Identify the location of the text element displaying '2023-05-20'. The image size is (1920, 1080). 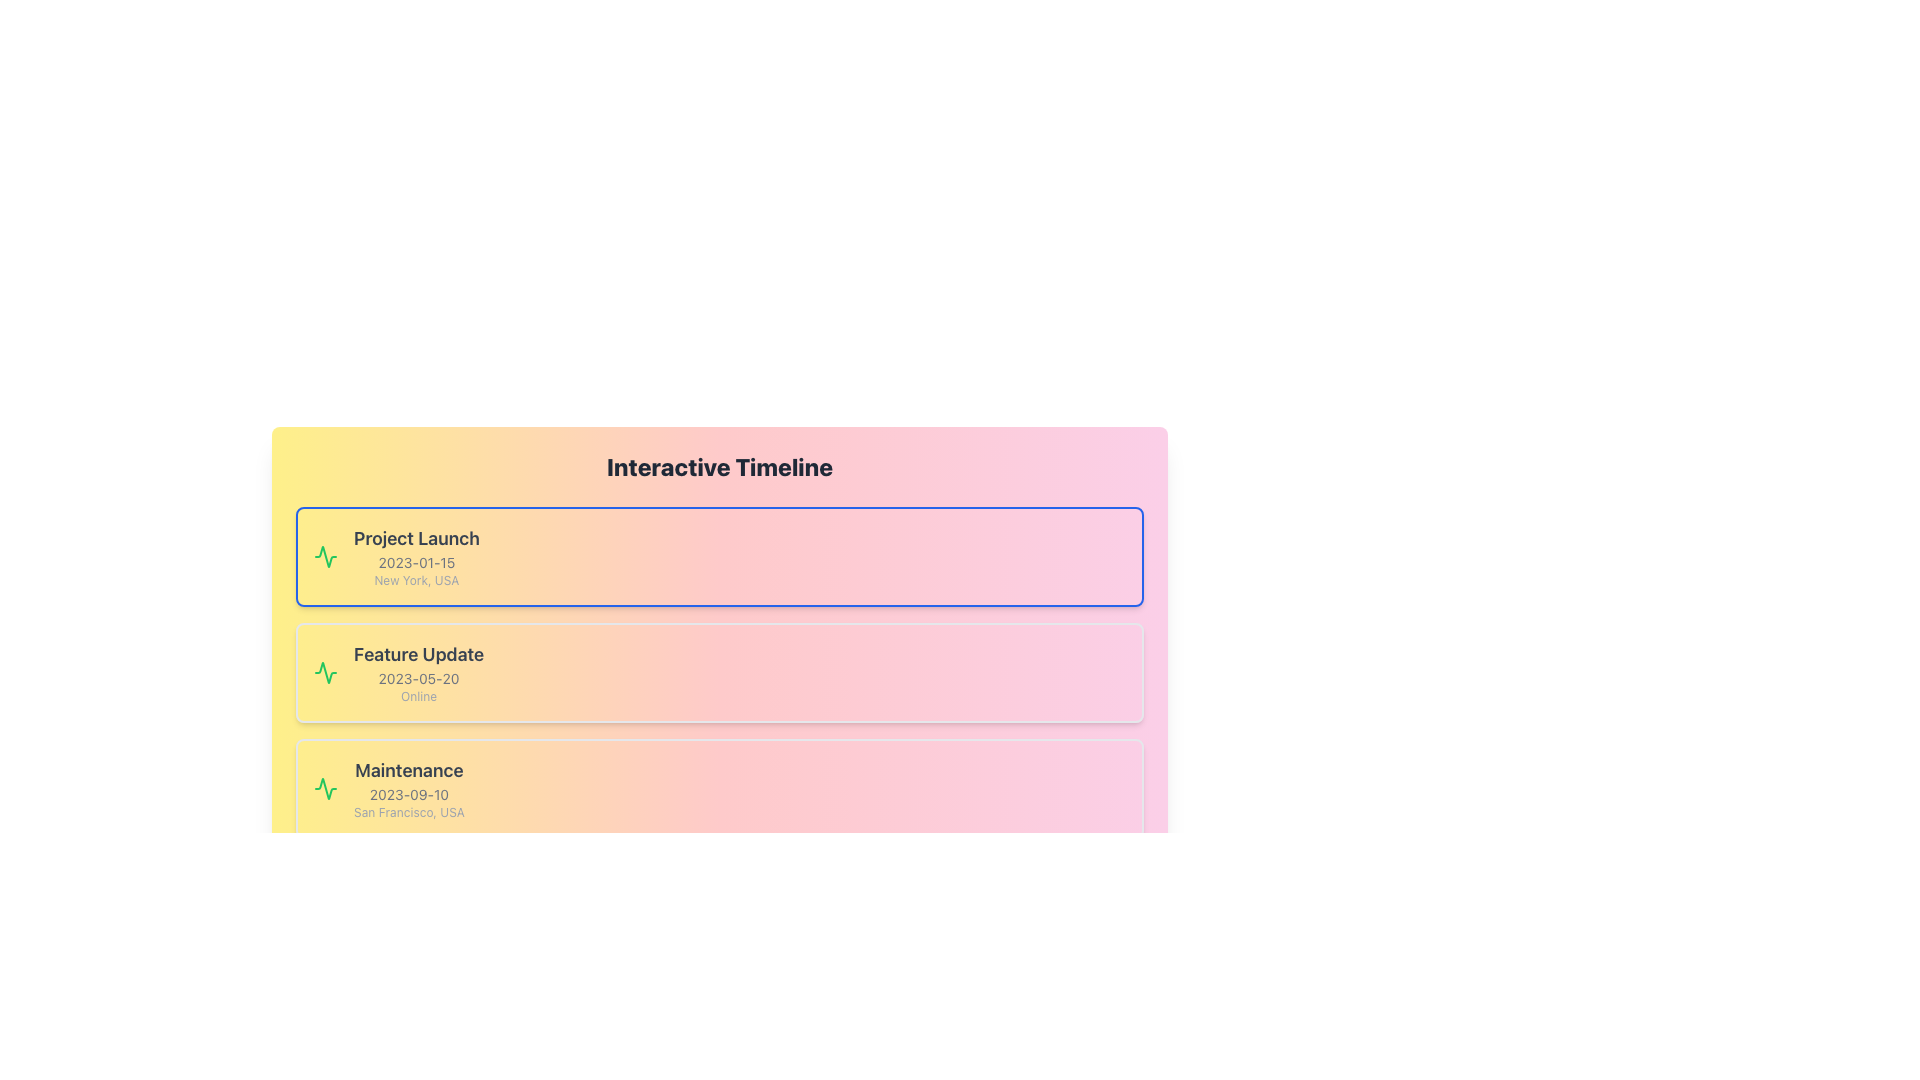
(418, 677).